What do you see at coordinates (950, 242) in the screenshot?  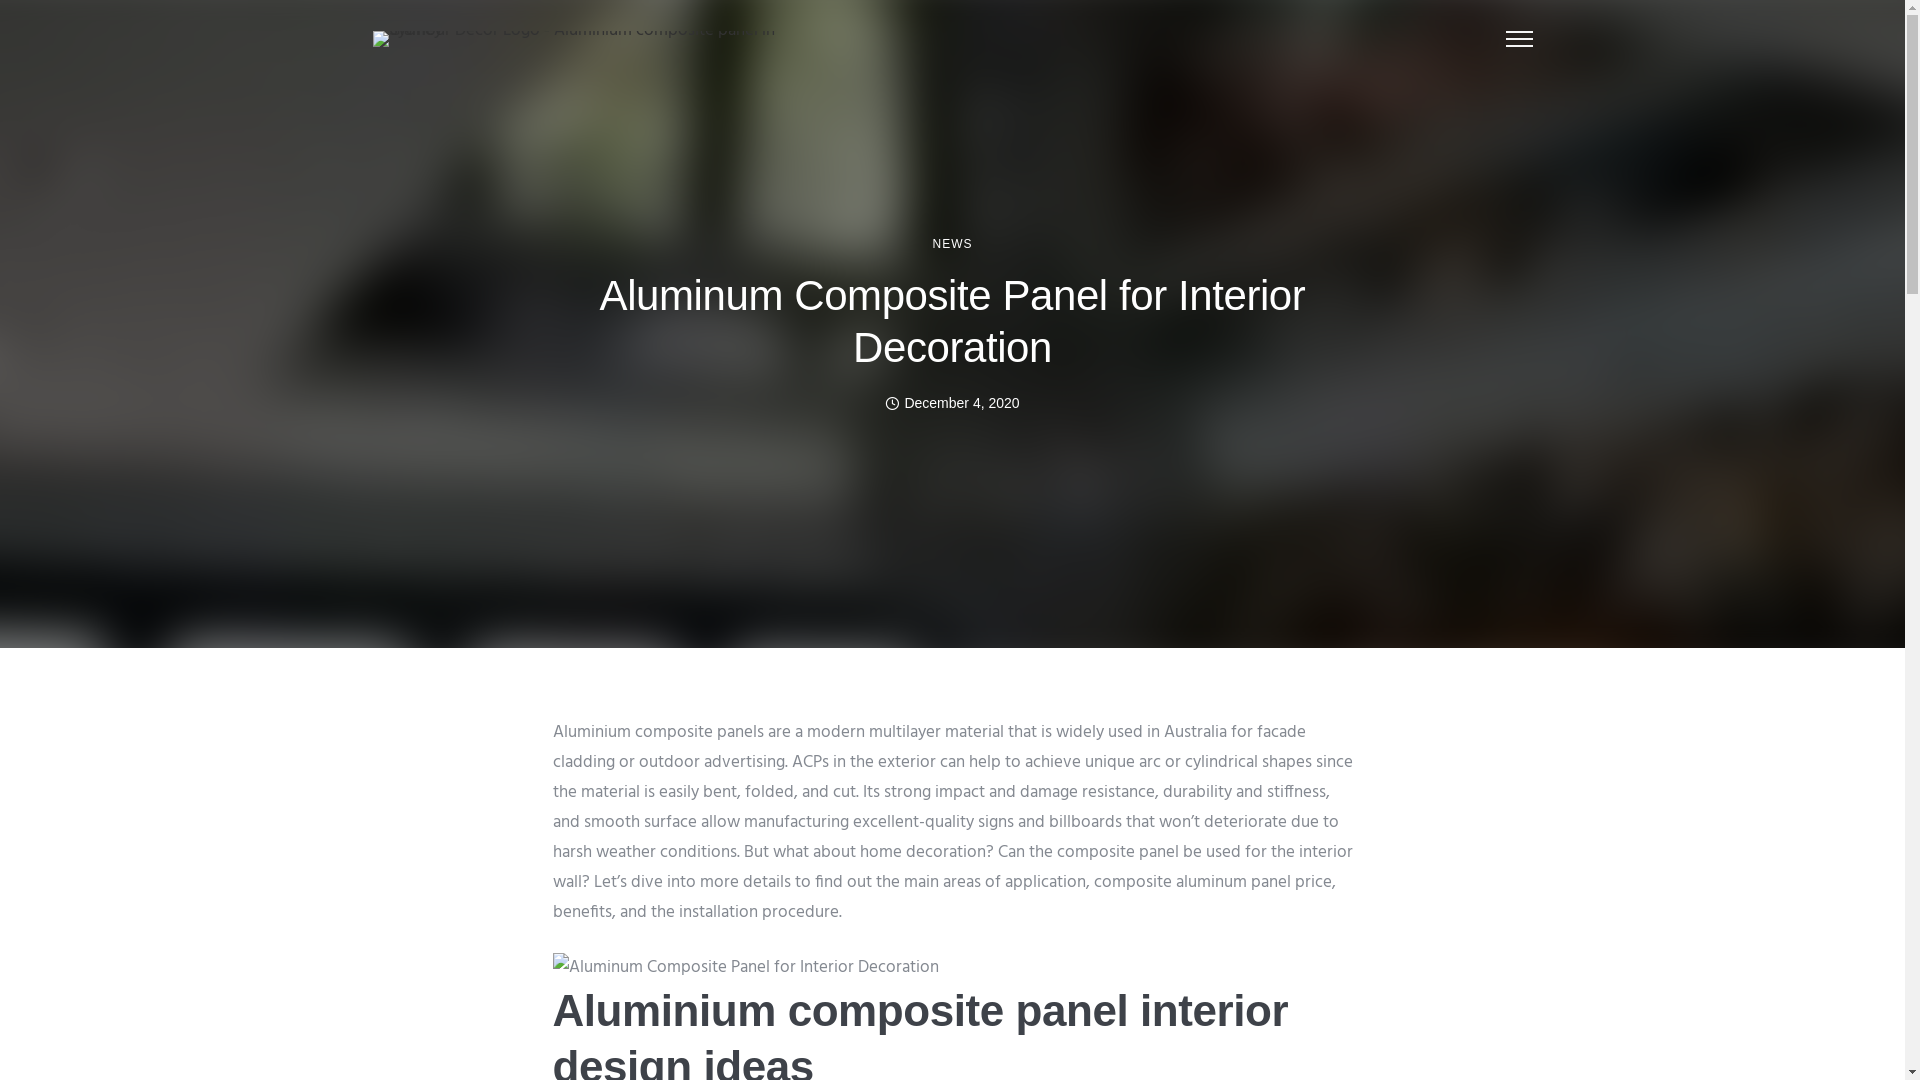 I see `'NEWS'` at bounding box center [950, 242].